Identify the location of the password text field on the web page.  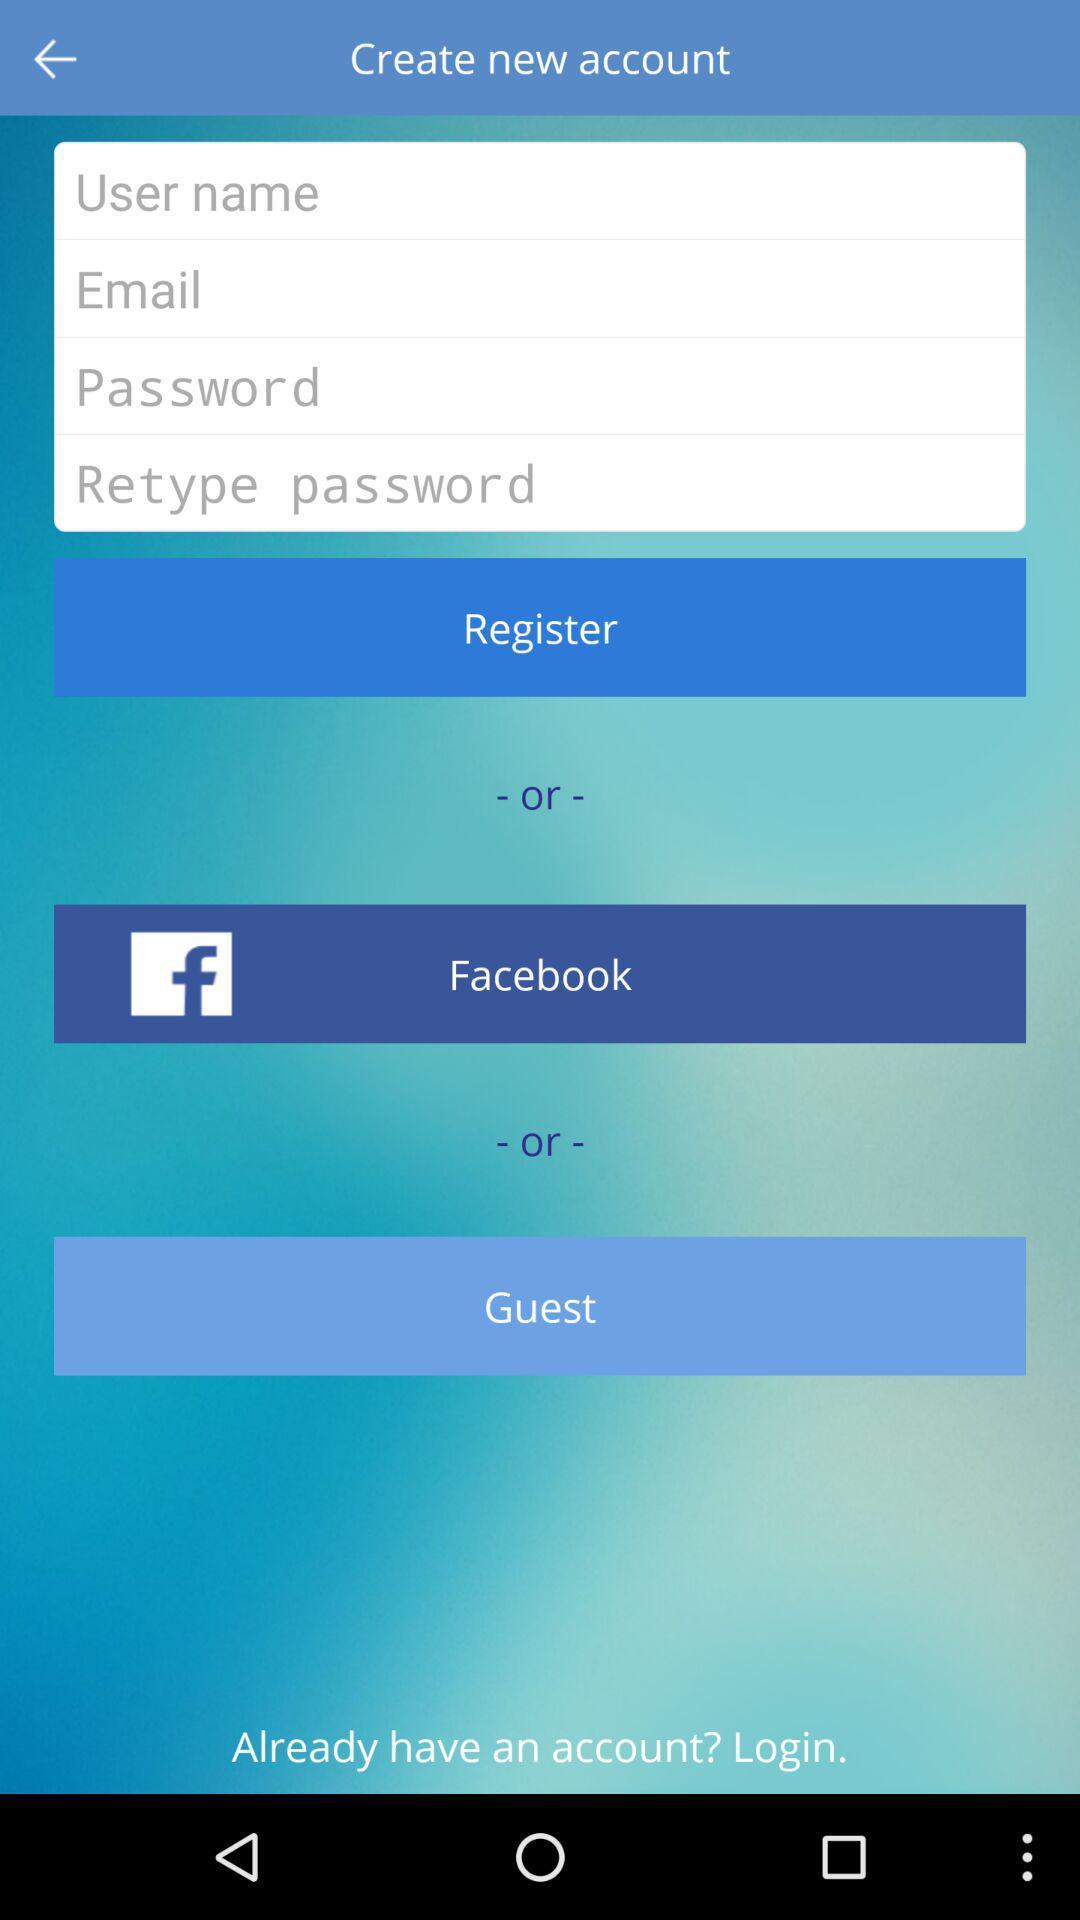
(540, 385).